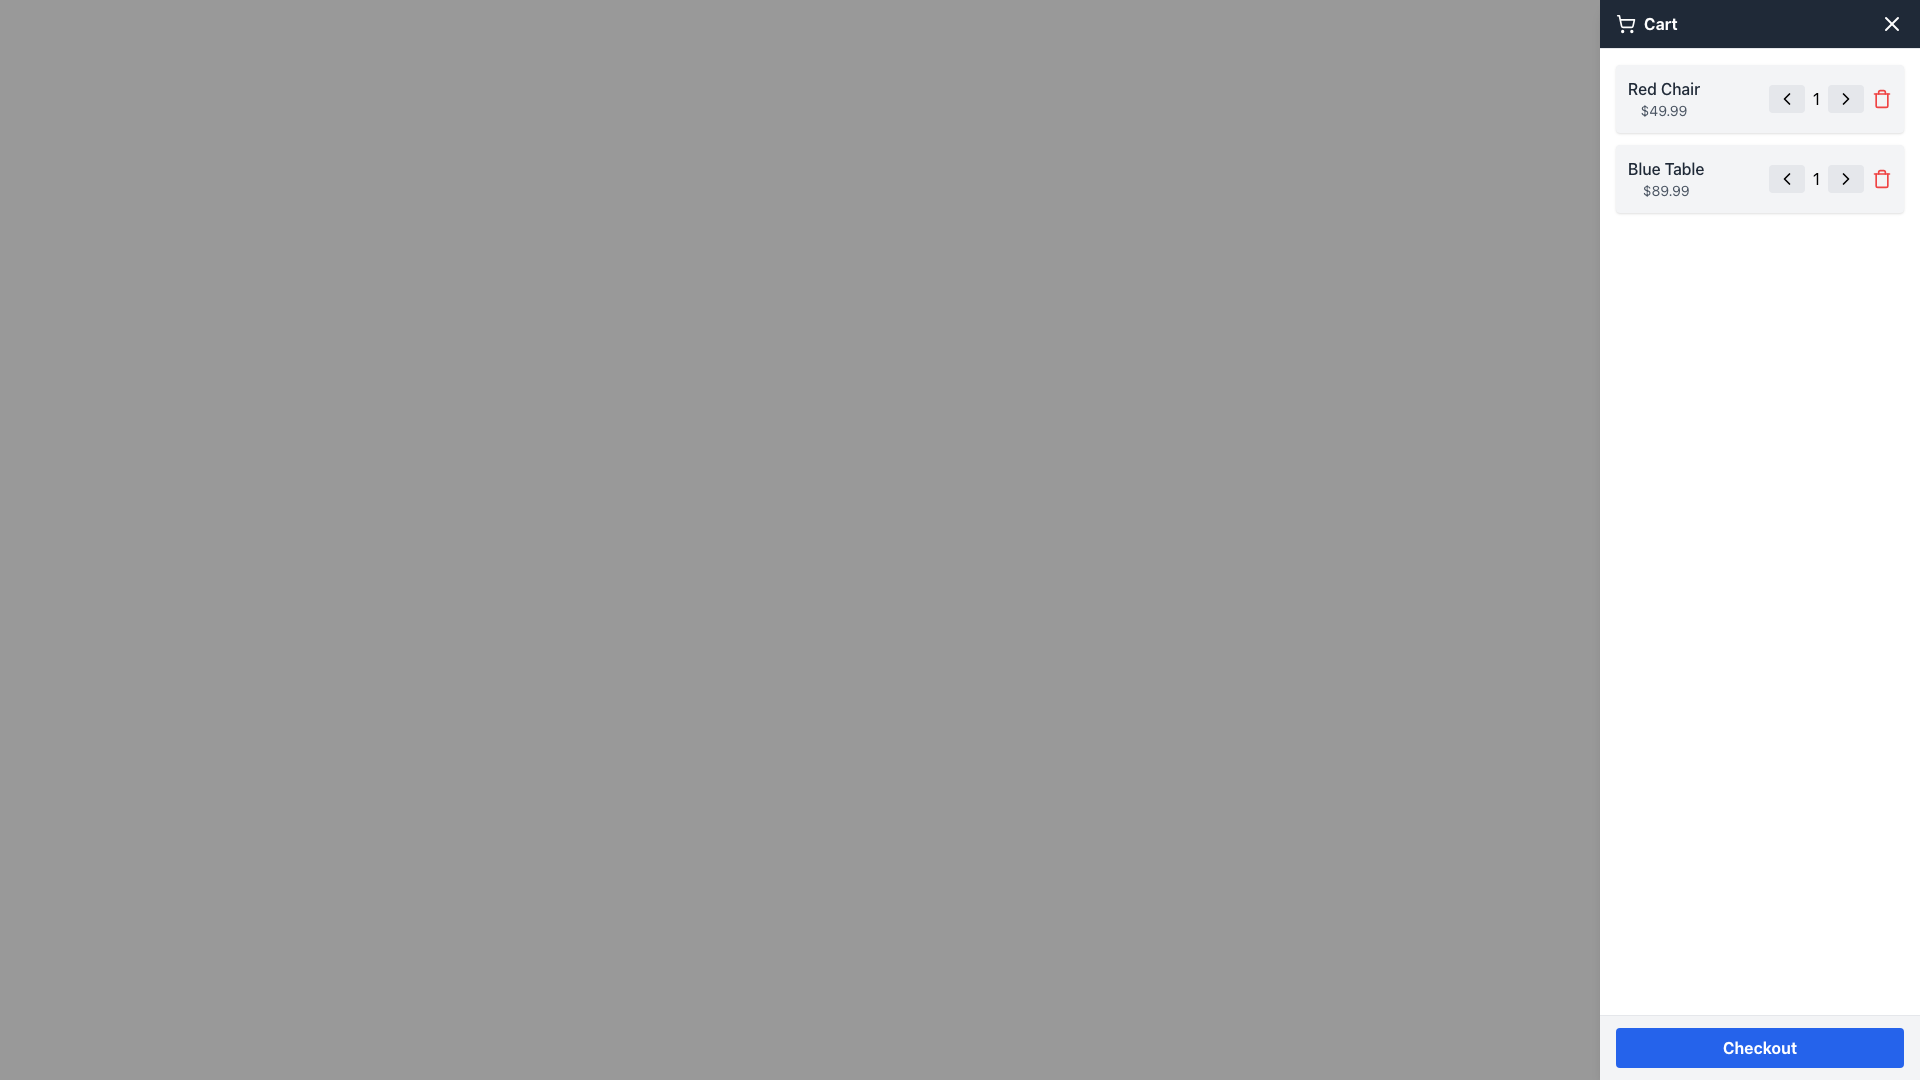  What do you see at coordinates (1845, 177) in the screenshot?
I see `the small button with a right-pointing chevron, located next to the 'Blue Table' cart item in the shopping cart interface` at bounding box center [1845, 177].